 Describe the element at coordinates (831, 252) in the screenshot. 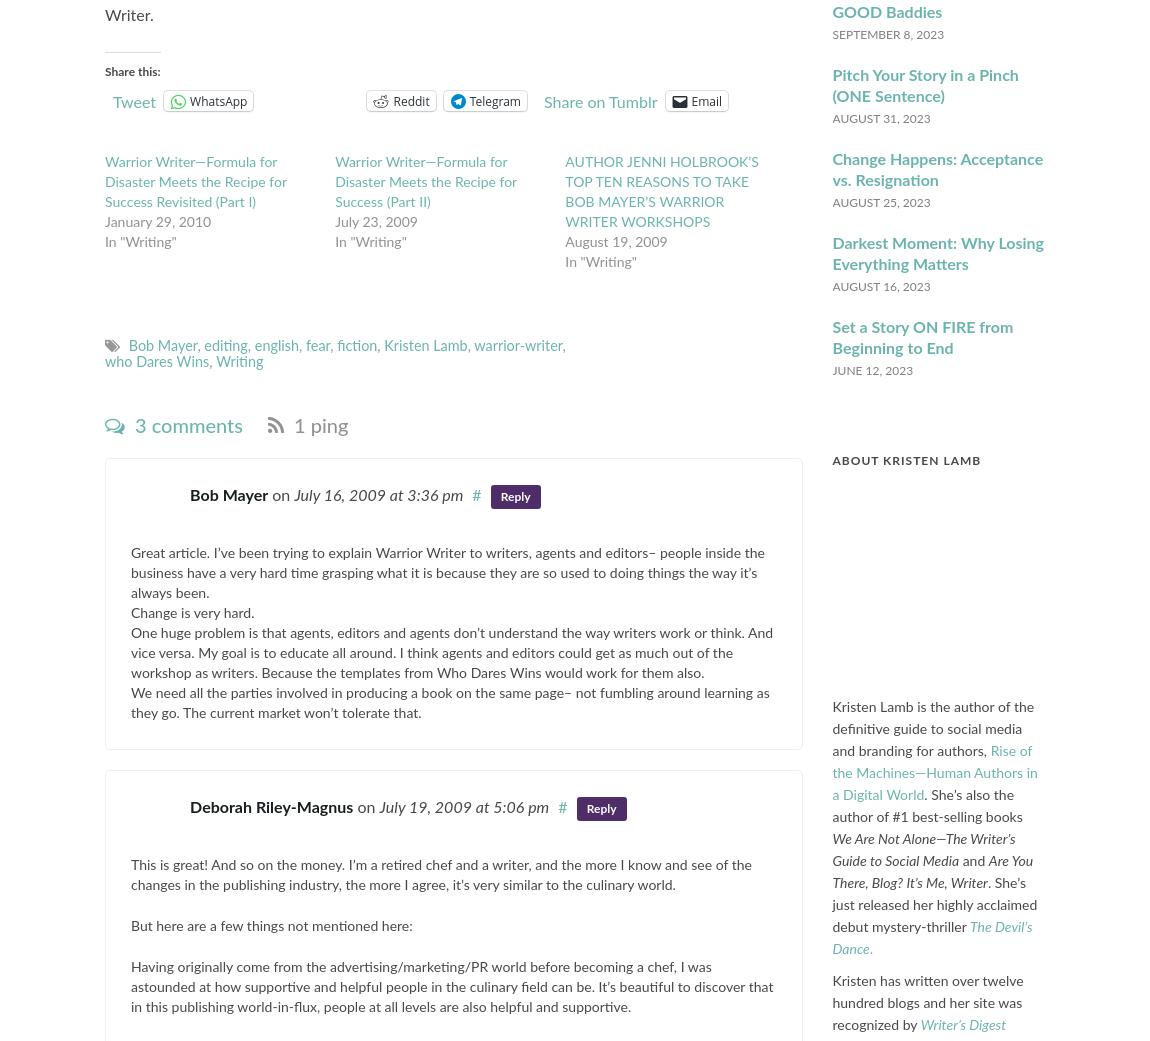

I see `'Darkest Moment: Why Losing Everything Matters'` at that location.